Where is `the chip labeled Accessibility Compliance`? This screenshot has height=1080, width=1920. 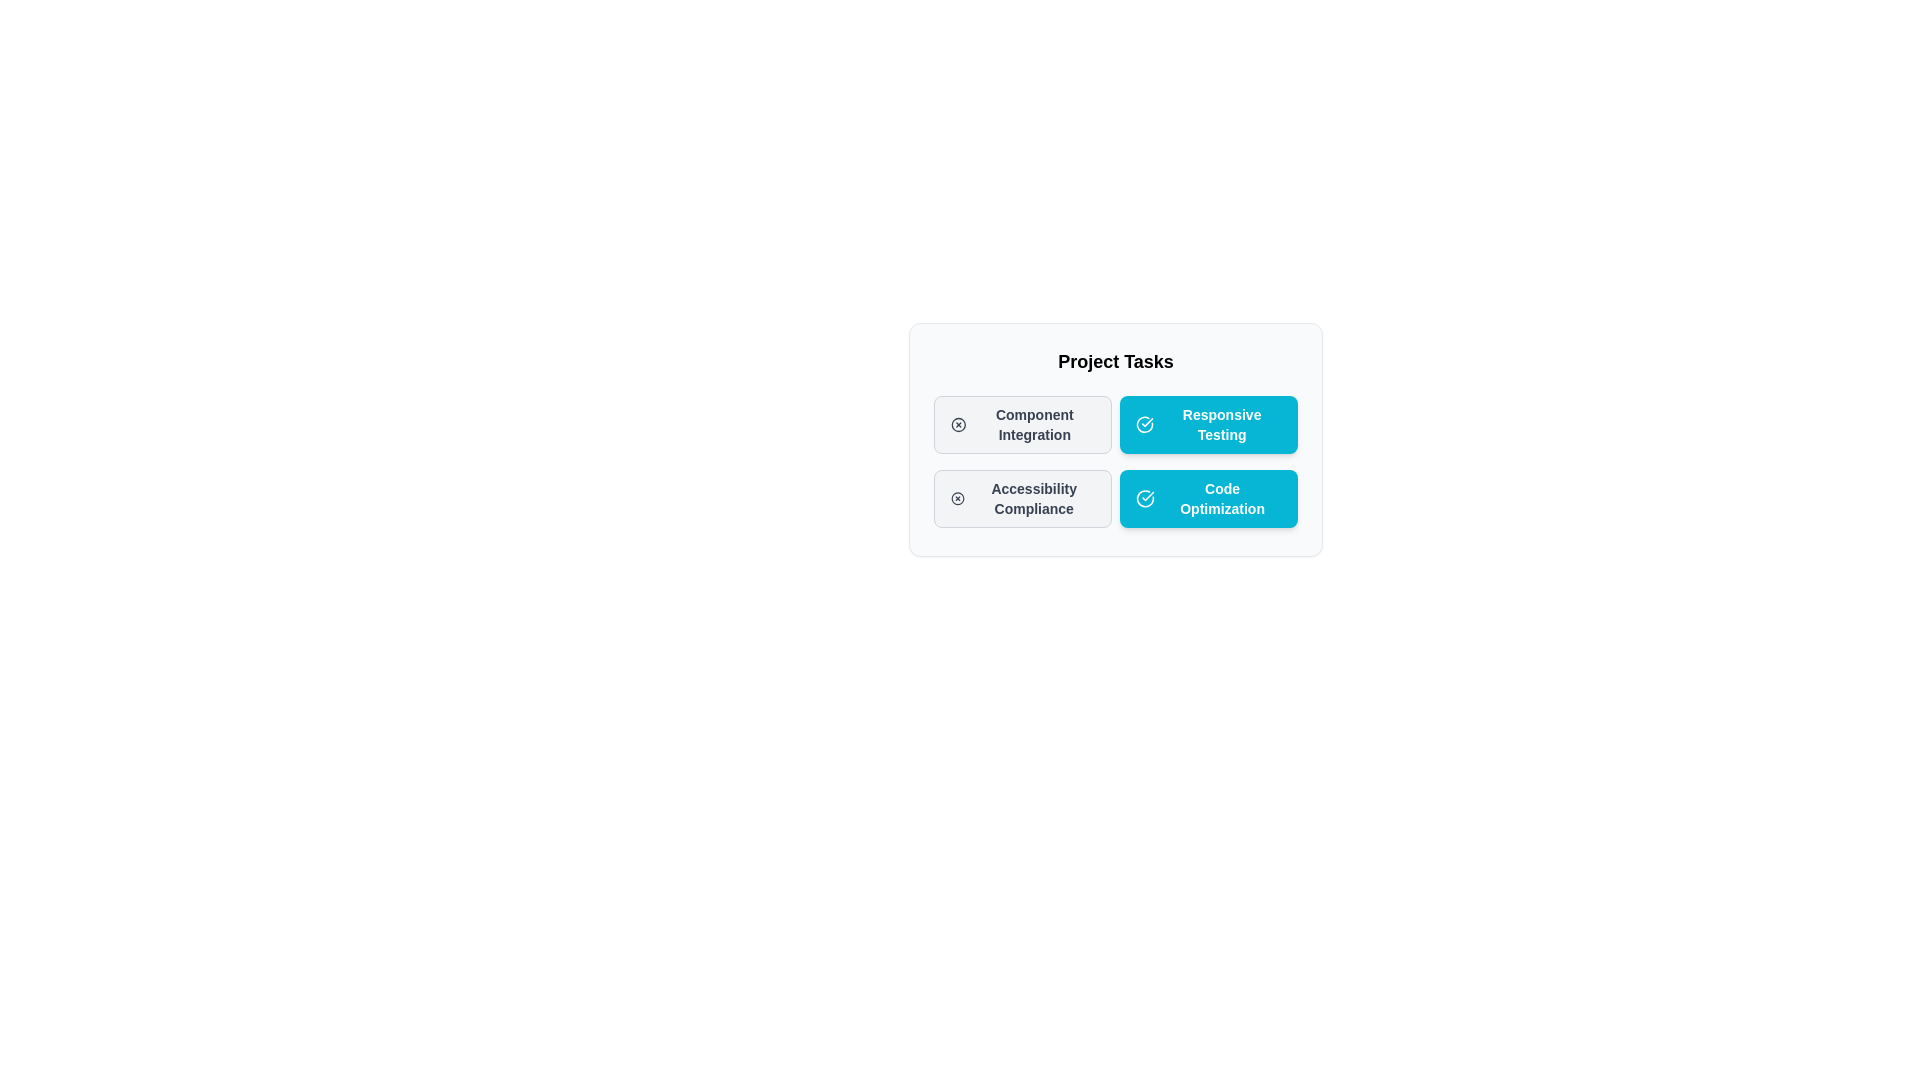
the chip labeled Accessibility Compliance is located at coordinates (1022, 497).